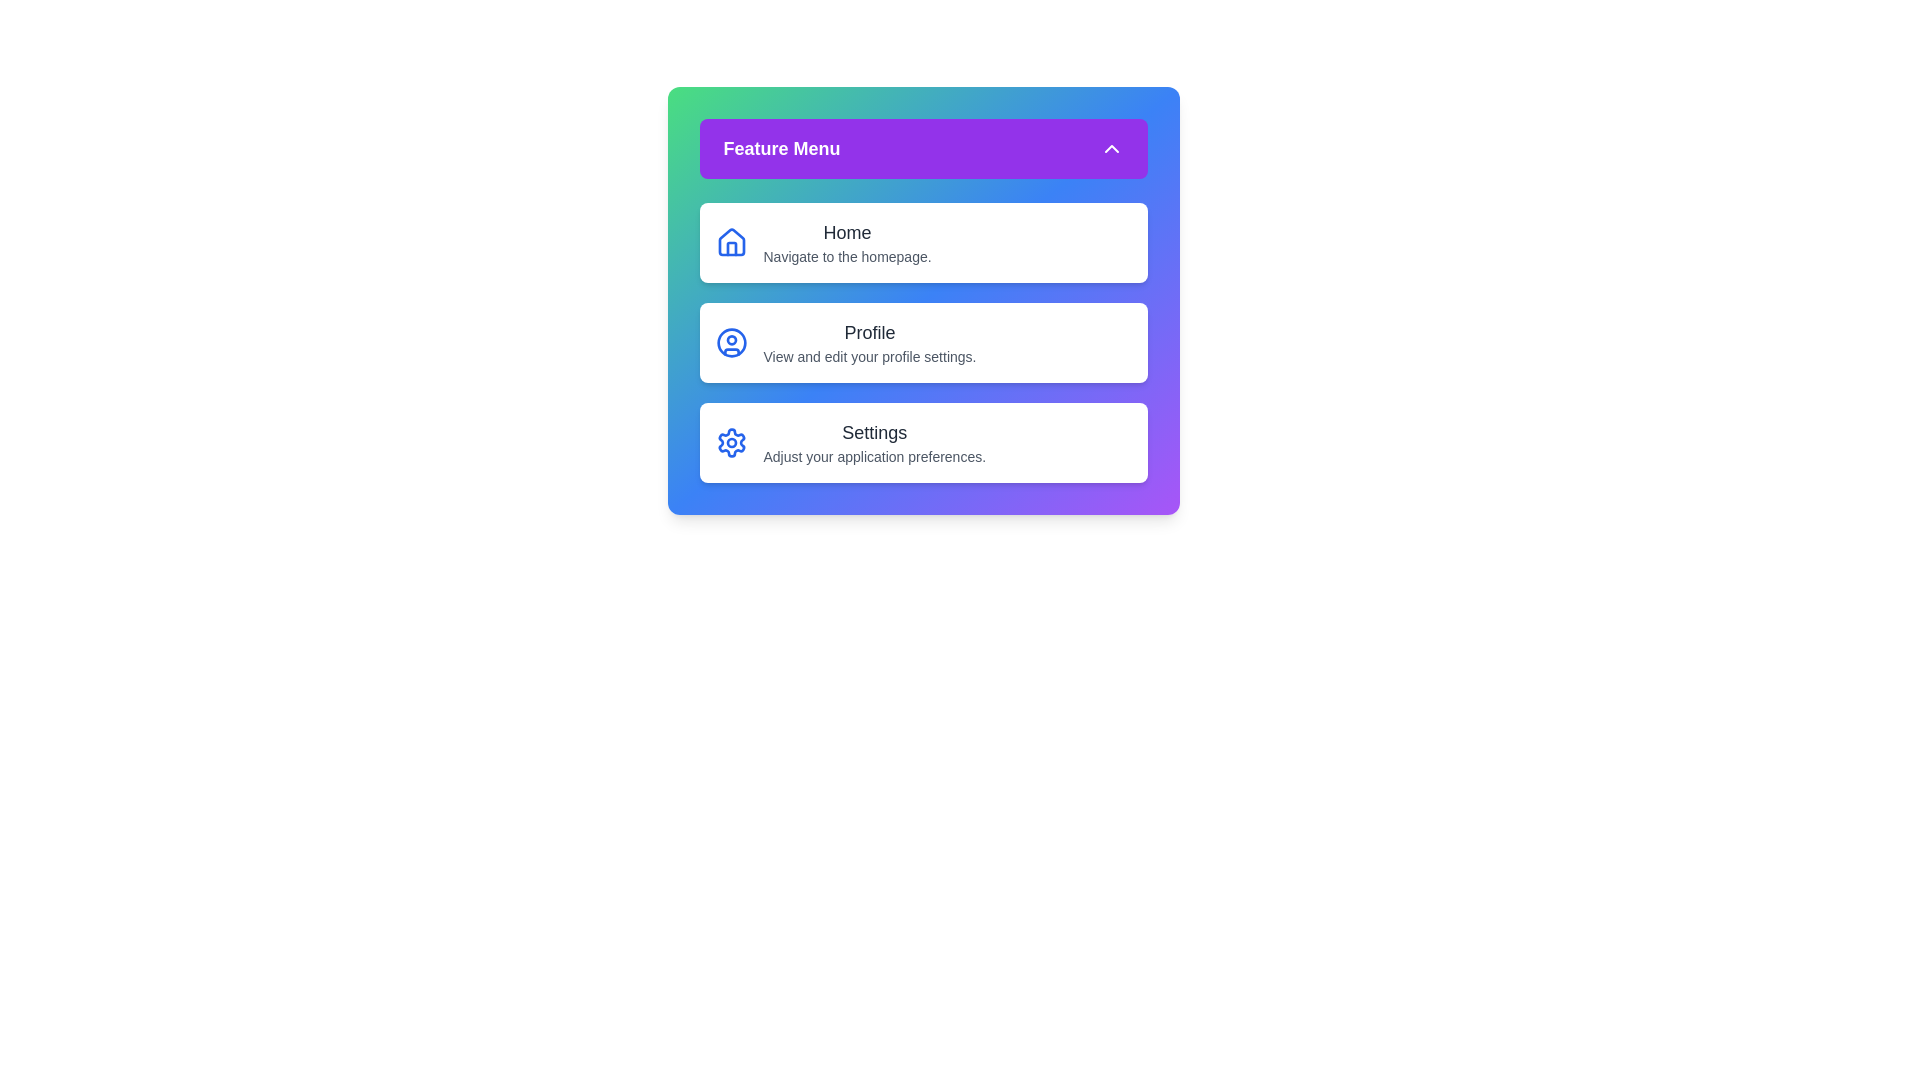 This screenshot has height=1080, width=1920. Describe the element at coordinates (922, 442) in the screenshot. I see `the menu item labeled Settings` at that location.